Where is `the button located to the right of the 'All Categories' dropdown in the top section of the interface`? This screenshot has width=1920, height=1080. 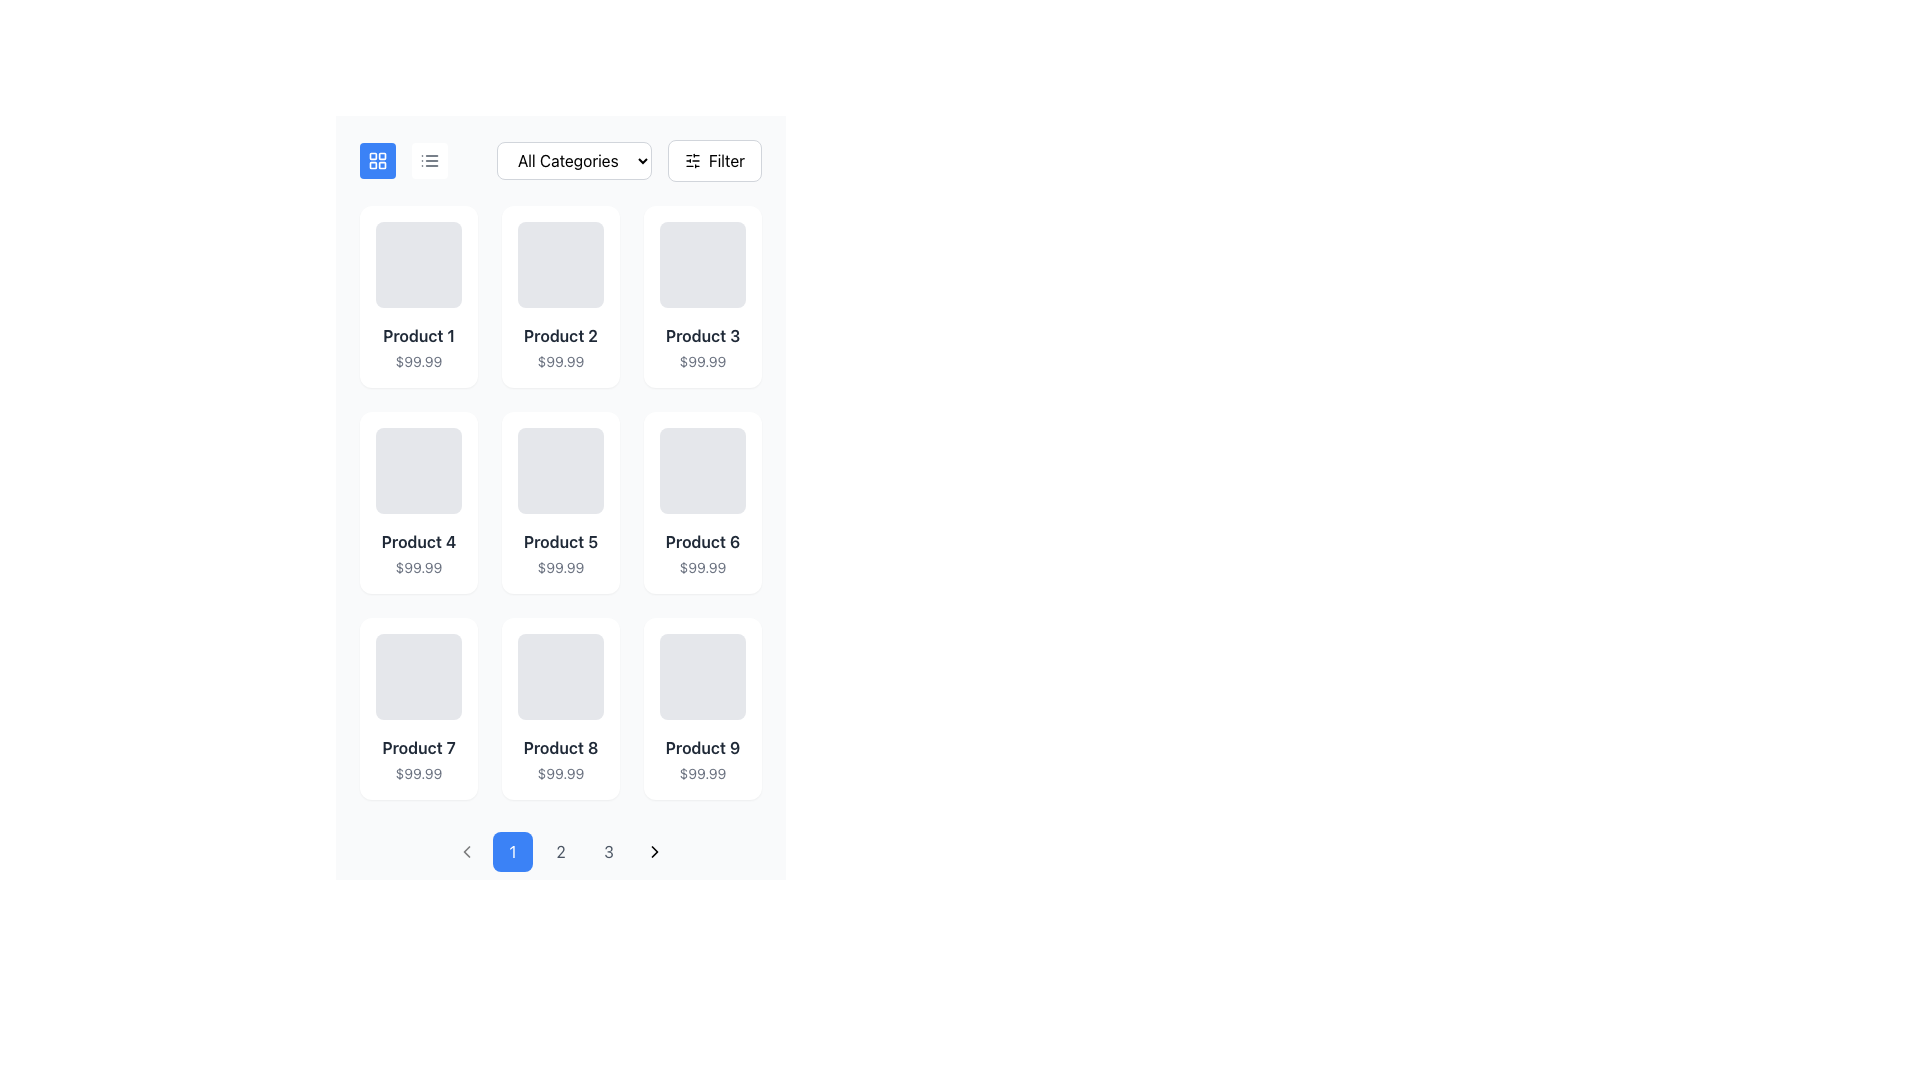
the button located to the right of the 'All Categories' dropdown in the top section of the interface is located at coordinates (714, 160).